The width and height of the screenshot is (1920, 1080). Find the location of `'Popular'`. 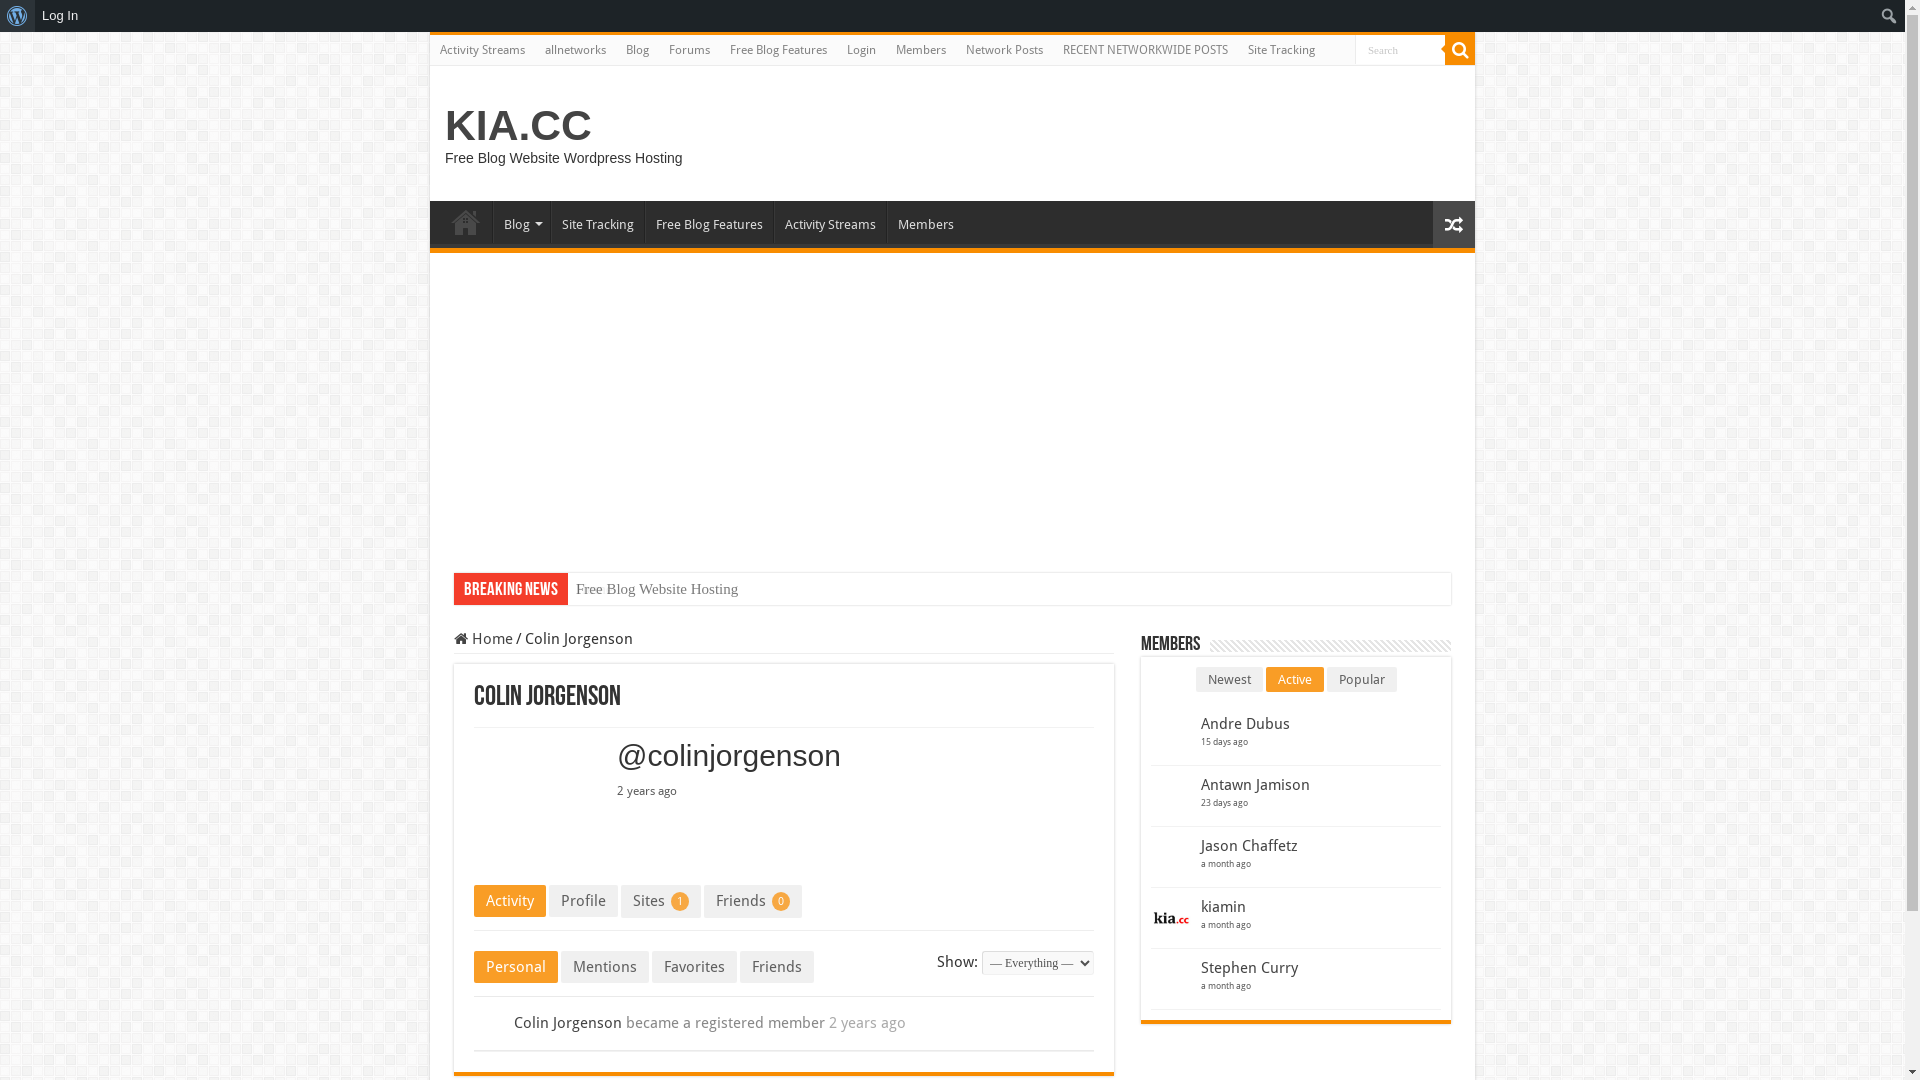

'Popular' is located at coordinates (1360, 678).